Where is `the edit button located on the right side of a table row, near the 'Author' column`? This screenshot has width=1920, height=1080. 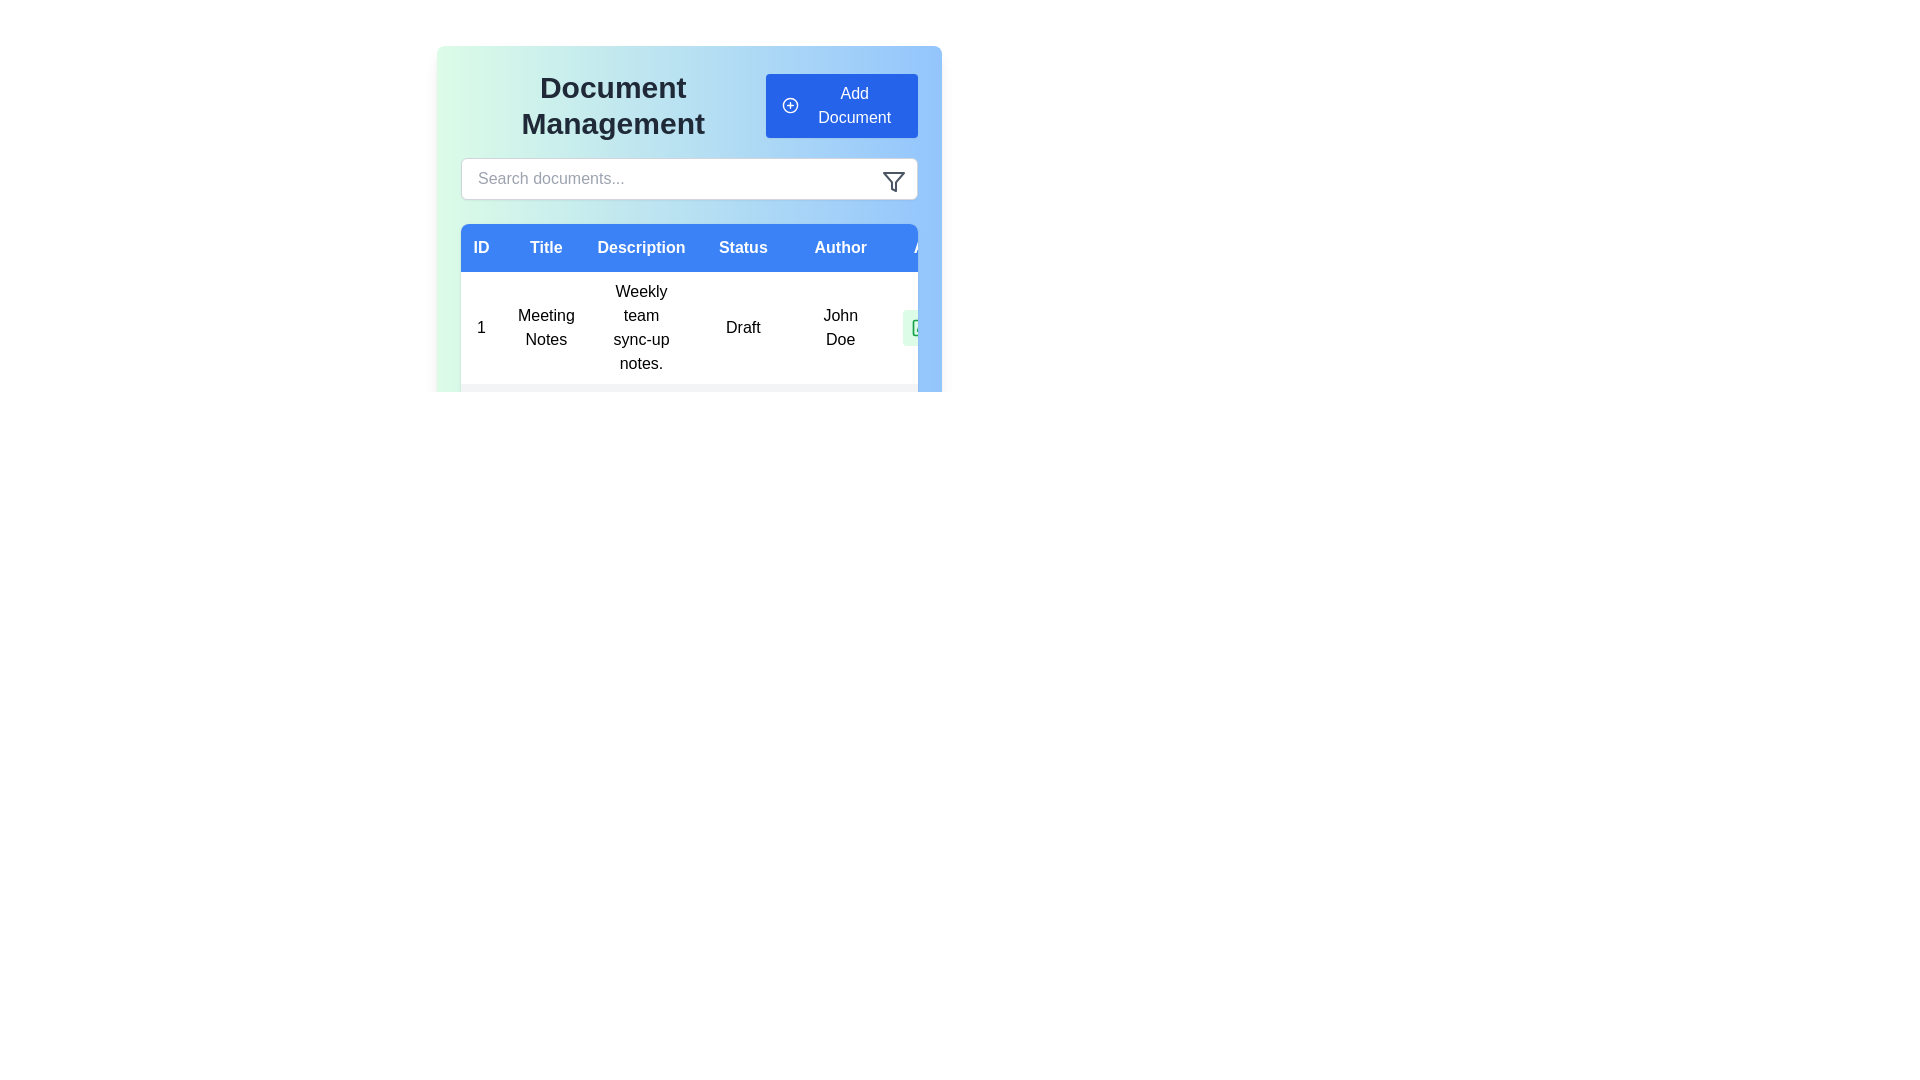
the edit button located on the right side of a table row, near the 'Author' column is located at coordinates (920, 326).